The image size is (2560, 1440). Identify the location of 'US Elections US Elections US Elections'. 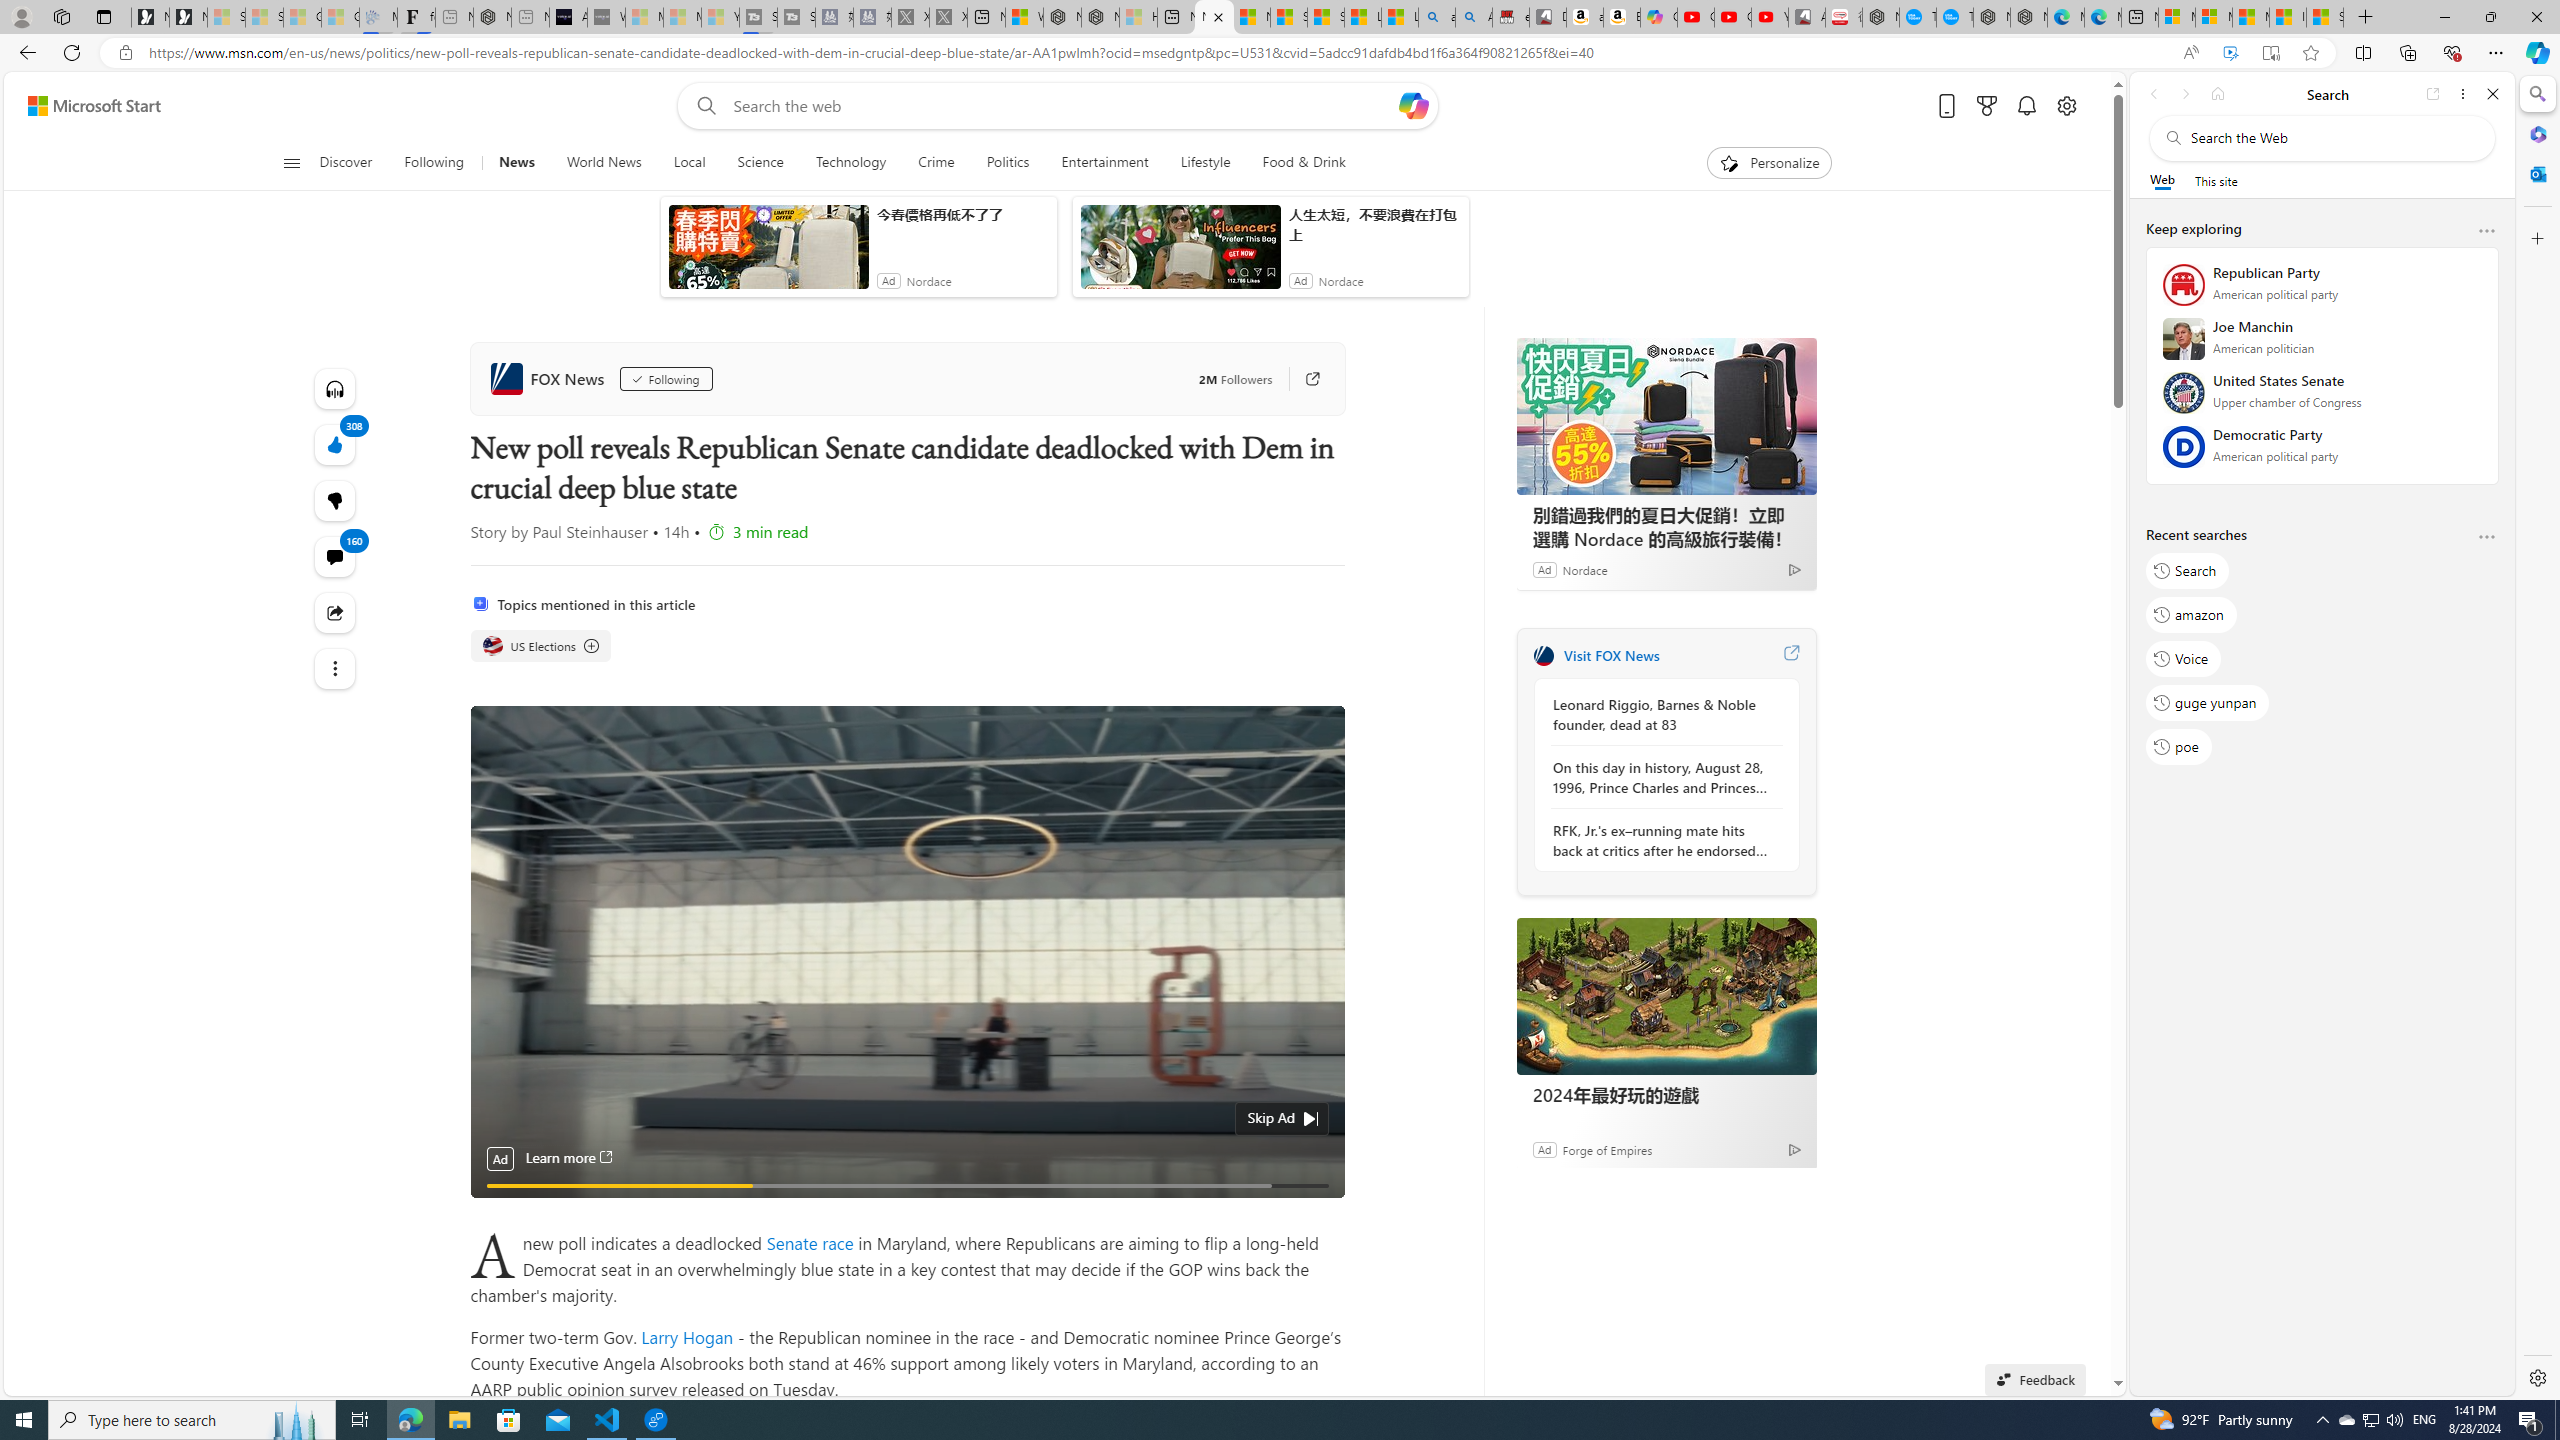
(541, 646).